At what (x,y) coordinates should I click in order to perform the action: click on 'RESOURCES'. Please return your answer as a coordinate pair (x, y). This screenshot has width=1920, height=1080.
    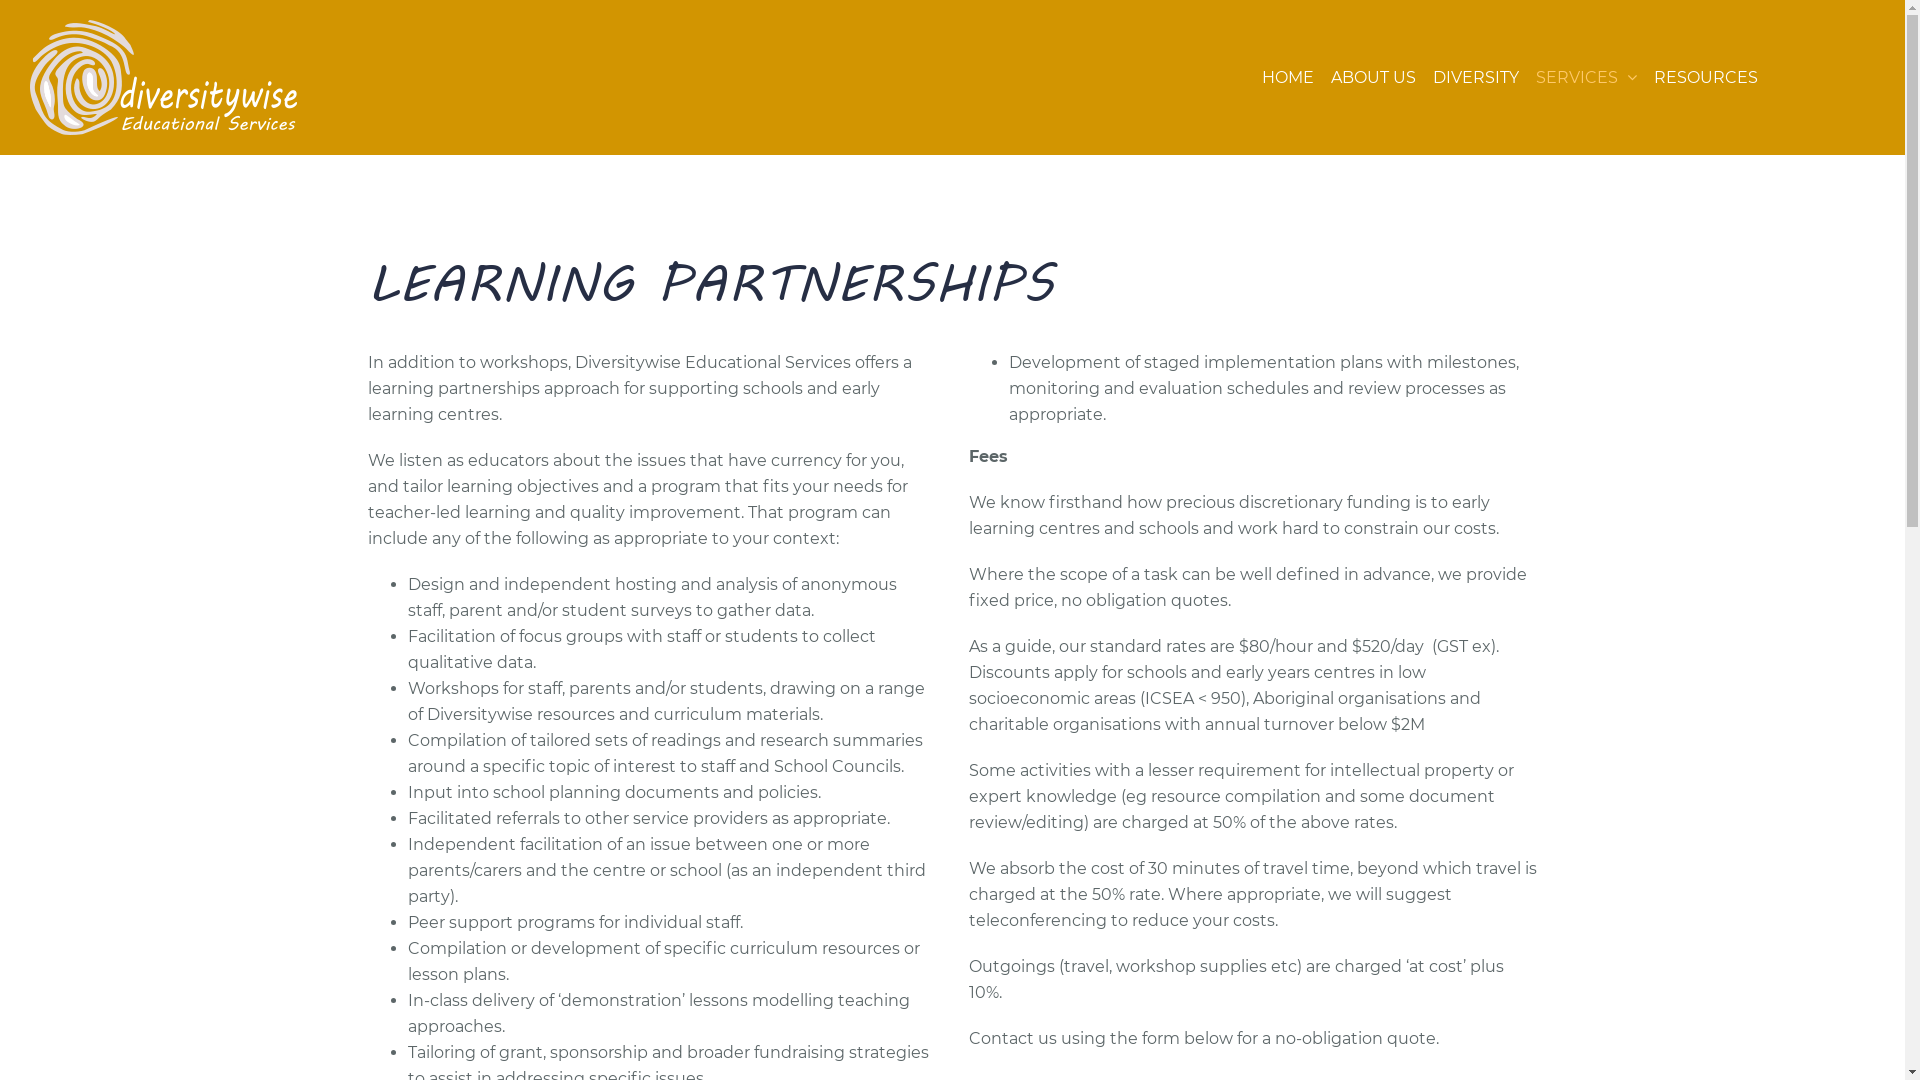
    Looking at the image, I should click on (1654, 76).